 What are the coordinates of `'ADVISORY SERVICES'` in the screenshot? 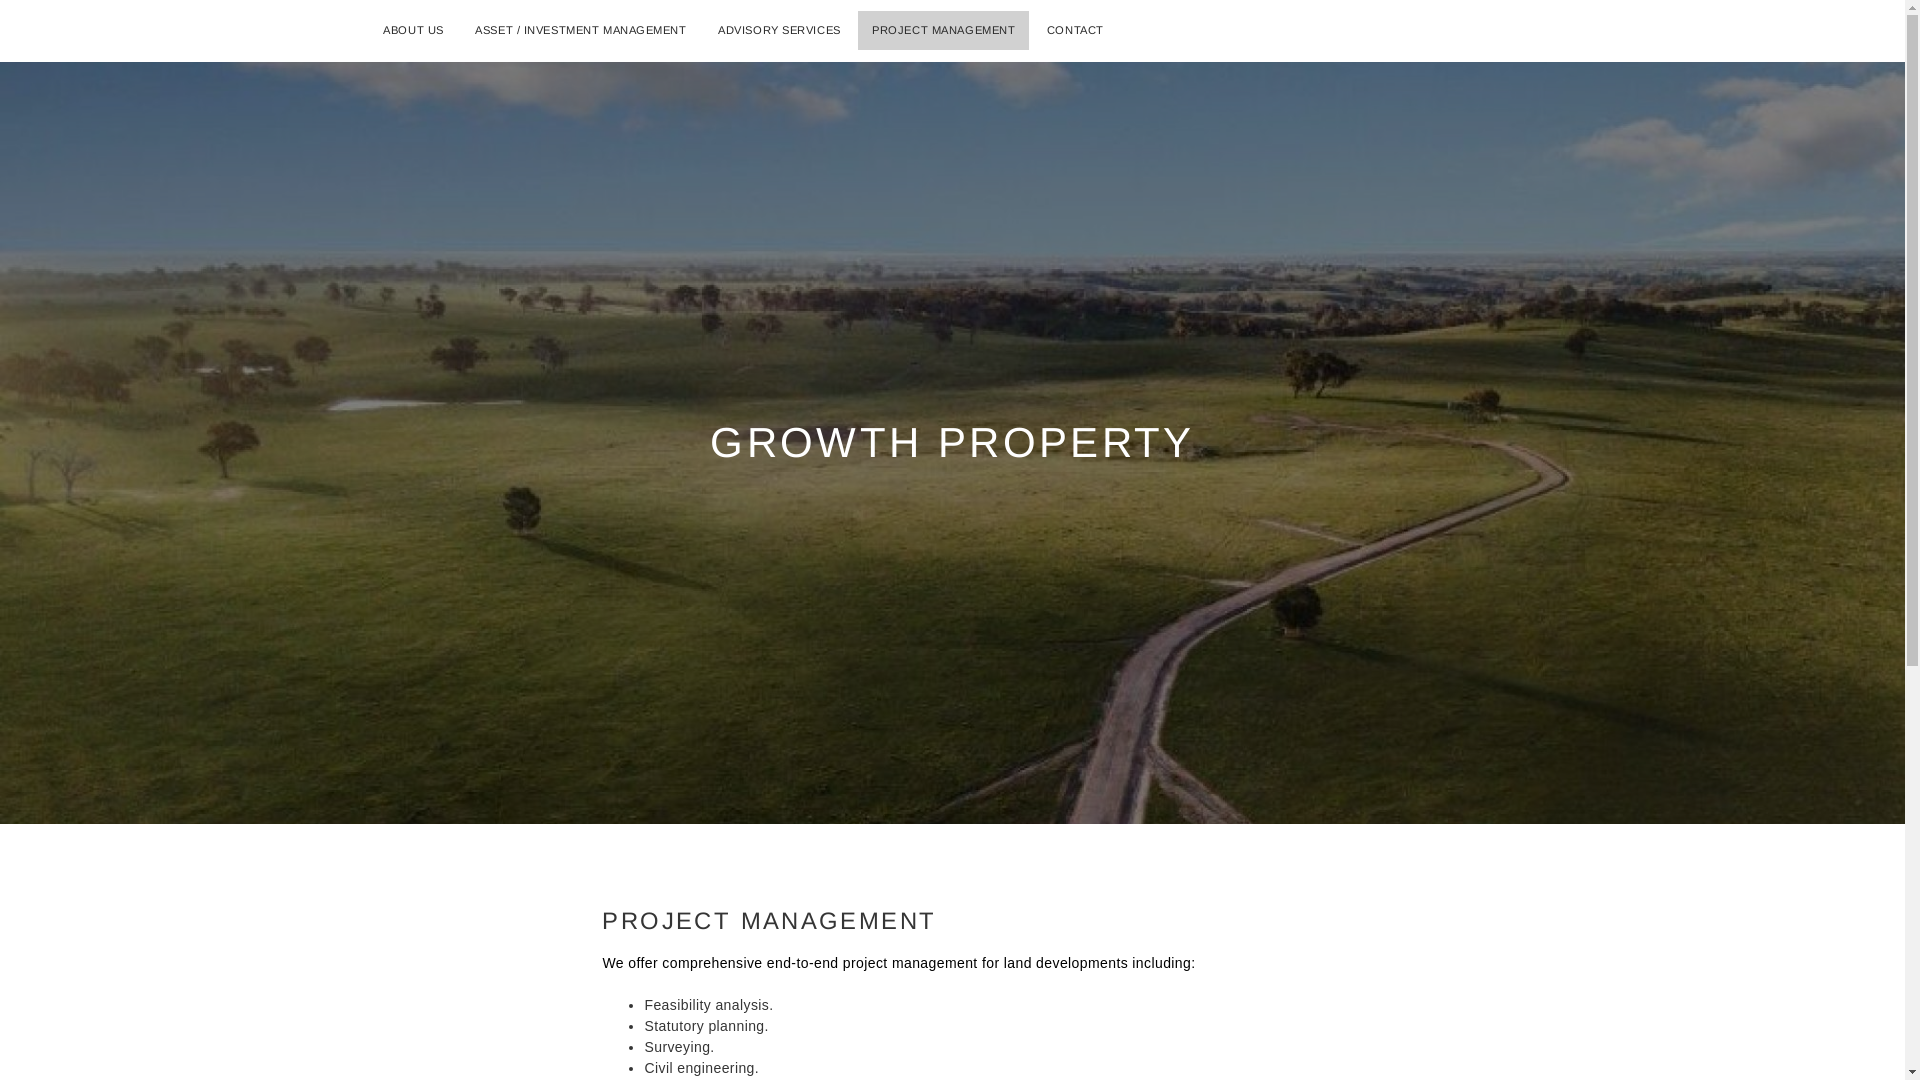 It's located at (778, 30).